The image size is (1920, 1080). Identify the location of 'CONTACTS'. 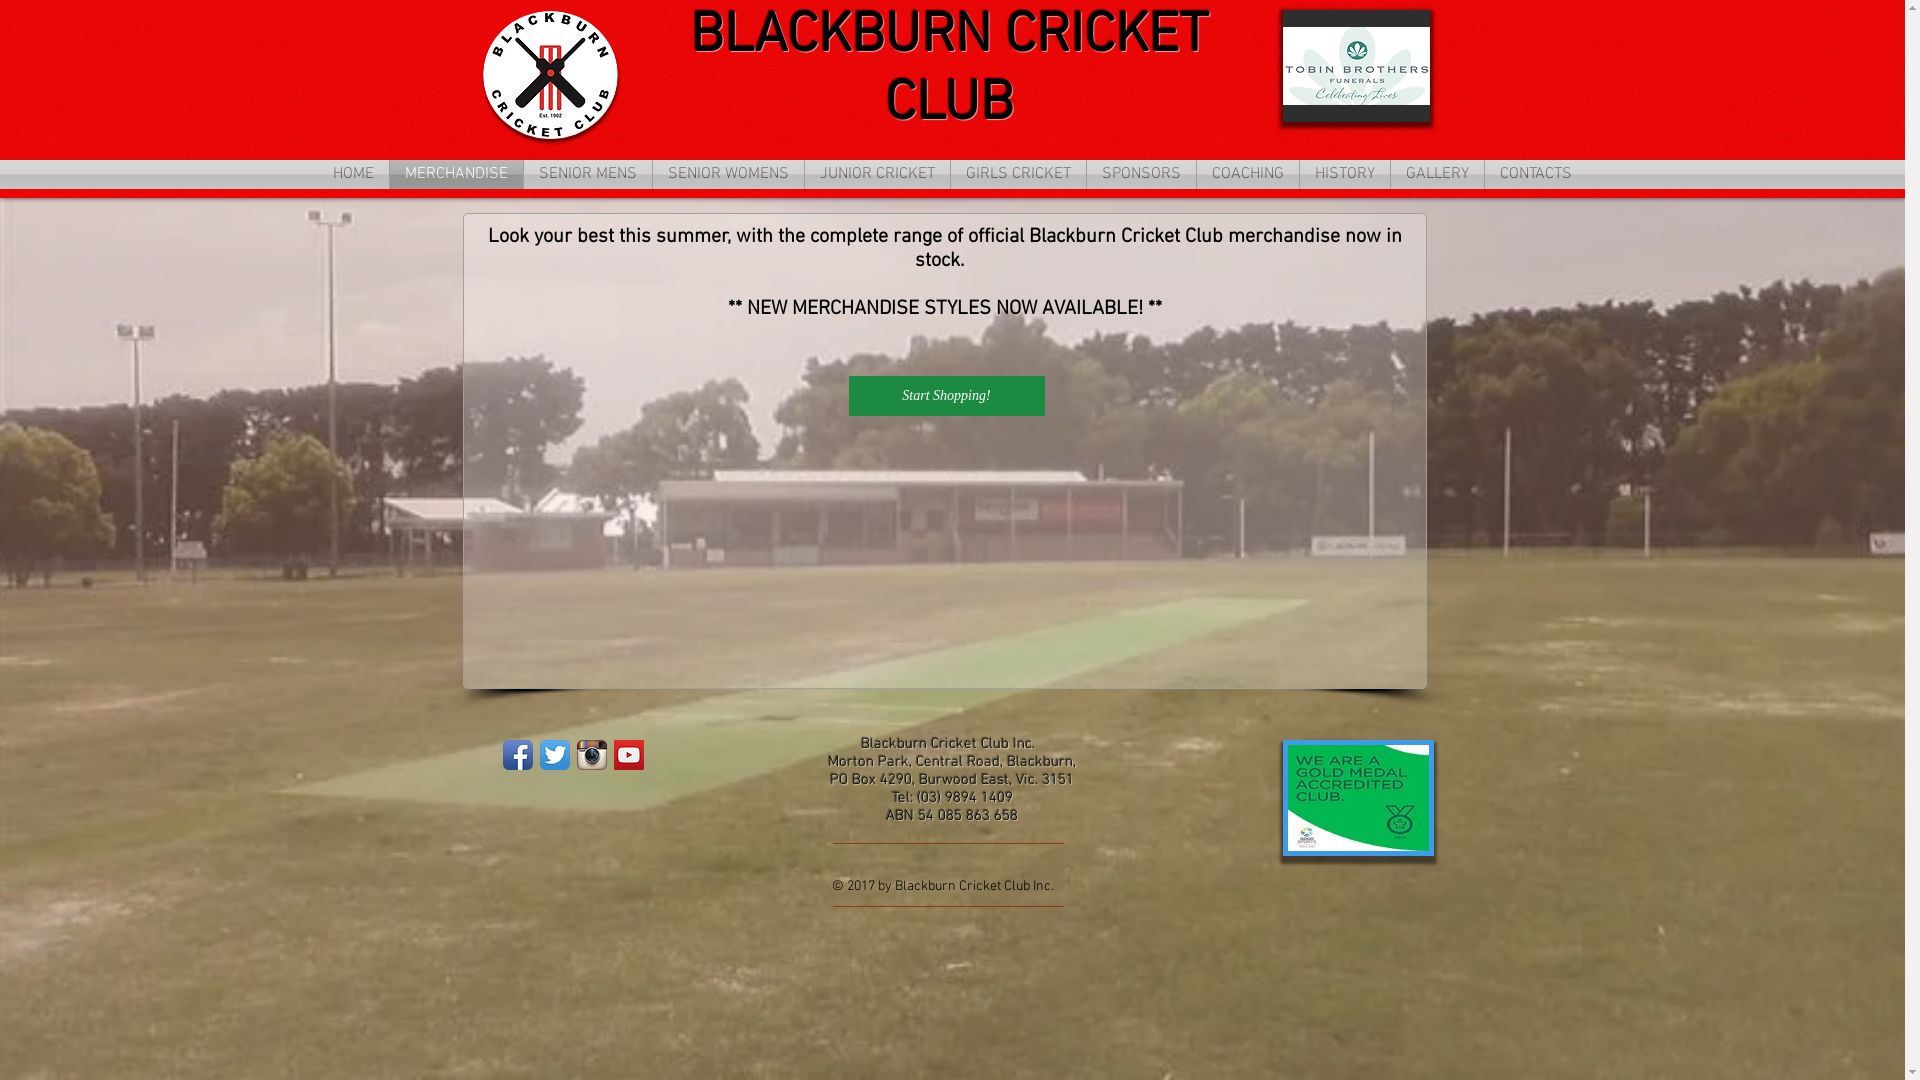
(1535, 173).